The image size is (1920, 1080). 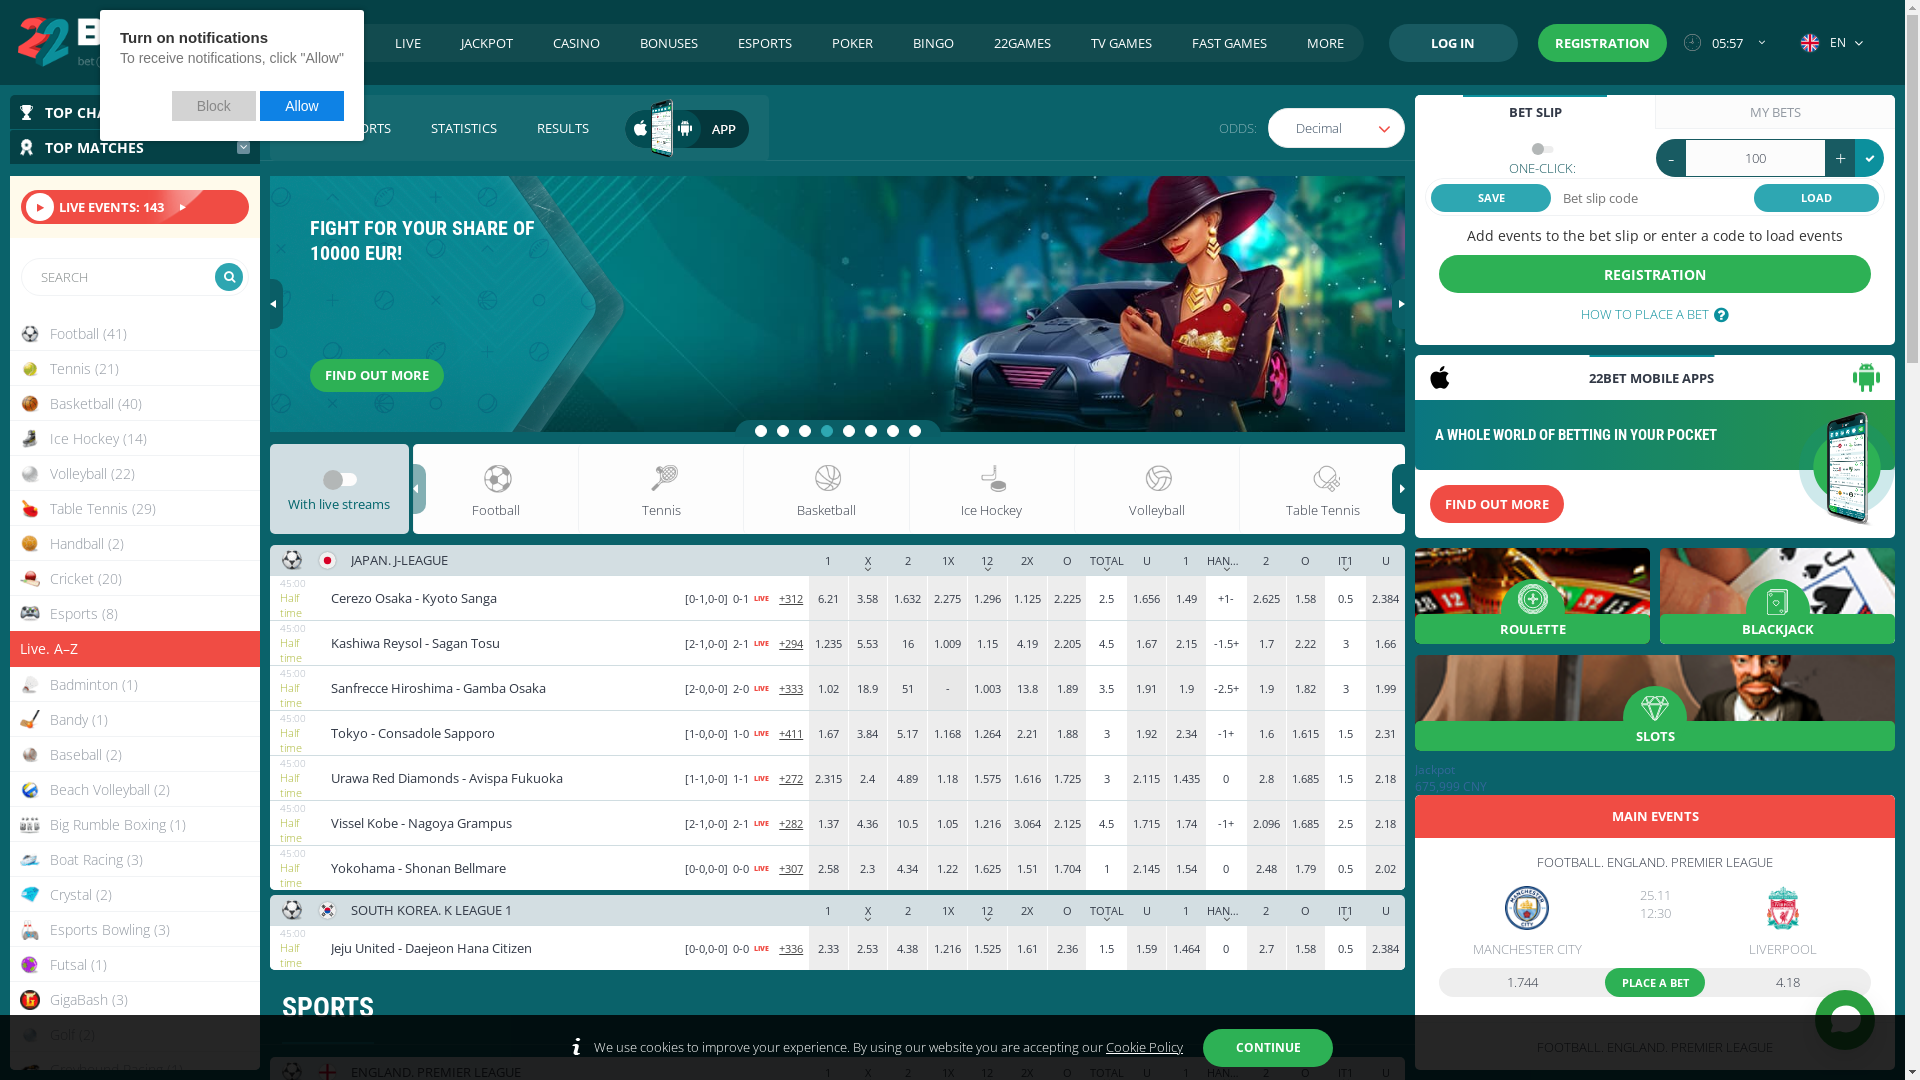 What do you see at coordinates (668, 42) in the screenshot?
I see `'BONUSES'` at bounding box center [668, 42].